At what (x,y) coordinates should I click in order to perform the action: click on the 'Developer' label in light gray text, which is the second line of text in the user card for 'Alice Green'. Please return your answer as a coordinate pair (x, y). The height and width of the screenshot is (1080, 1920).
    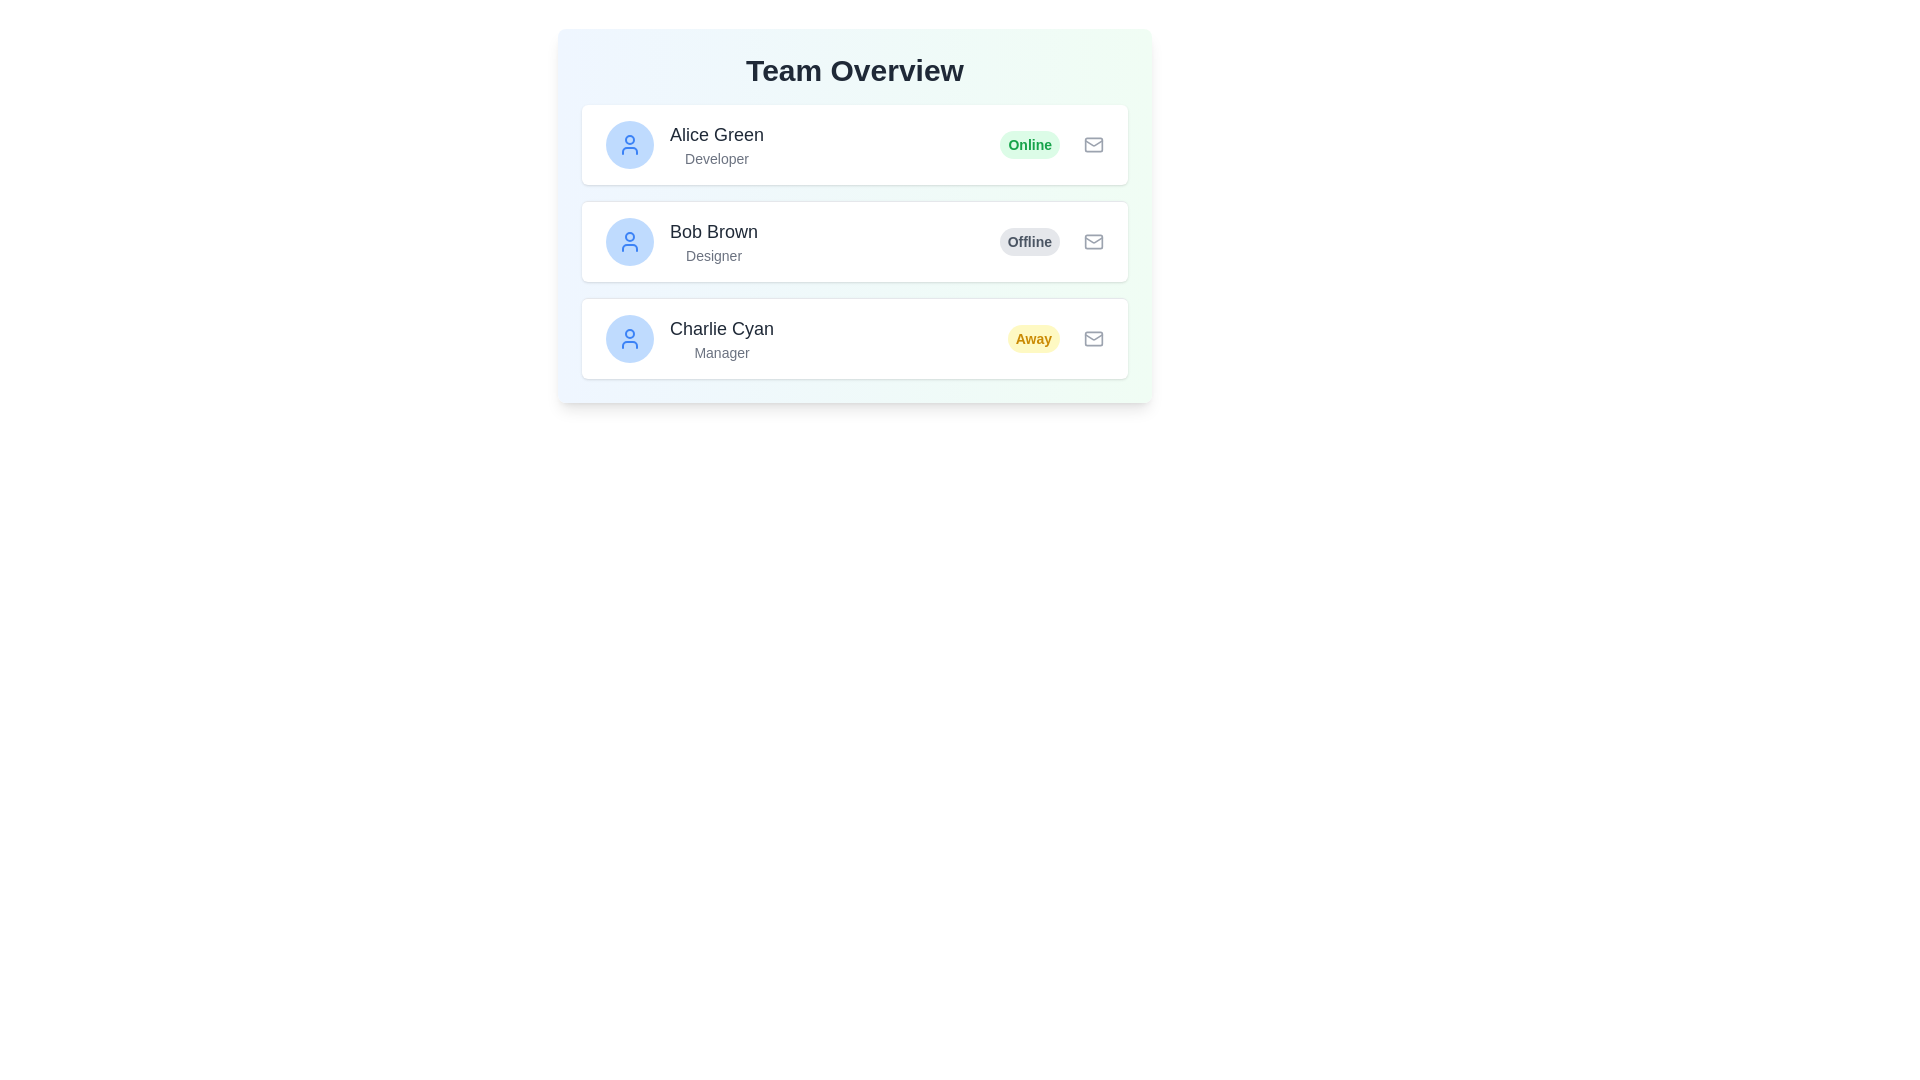
    Looking at the image, I should click on (716, 157).